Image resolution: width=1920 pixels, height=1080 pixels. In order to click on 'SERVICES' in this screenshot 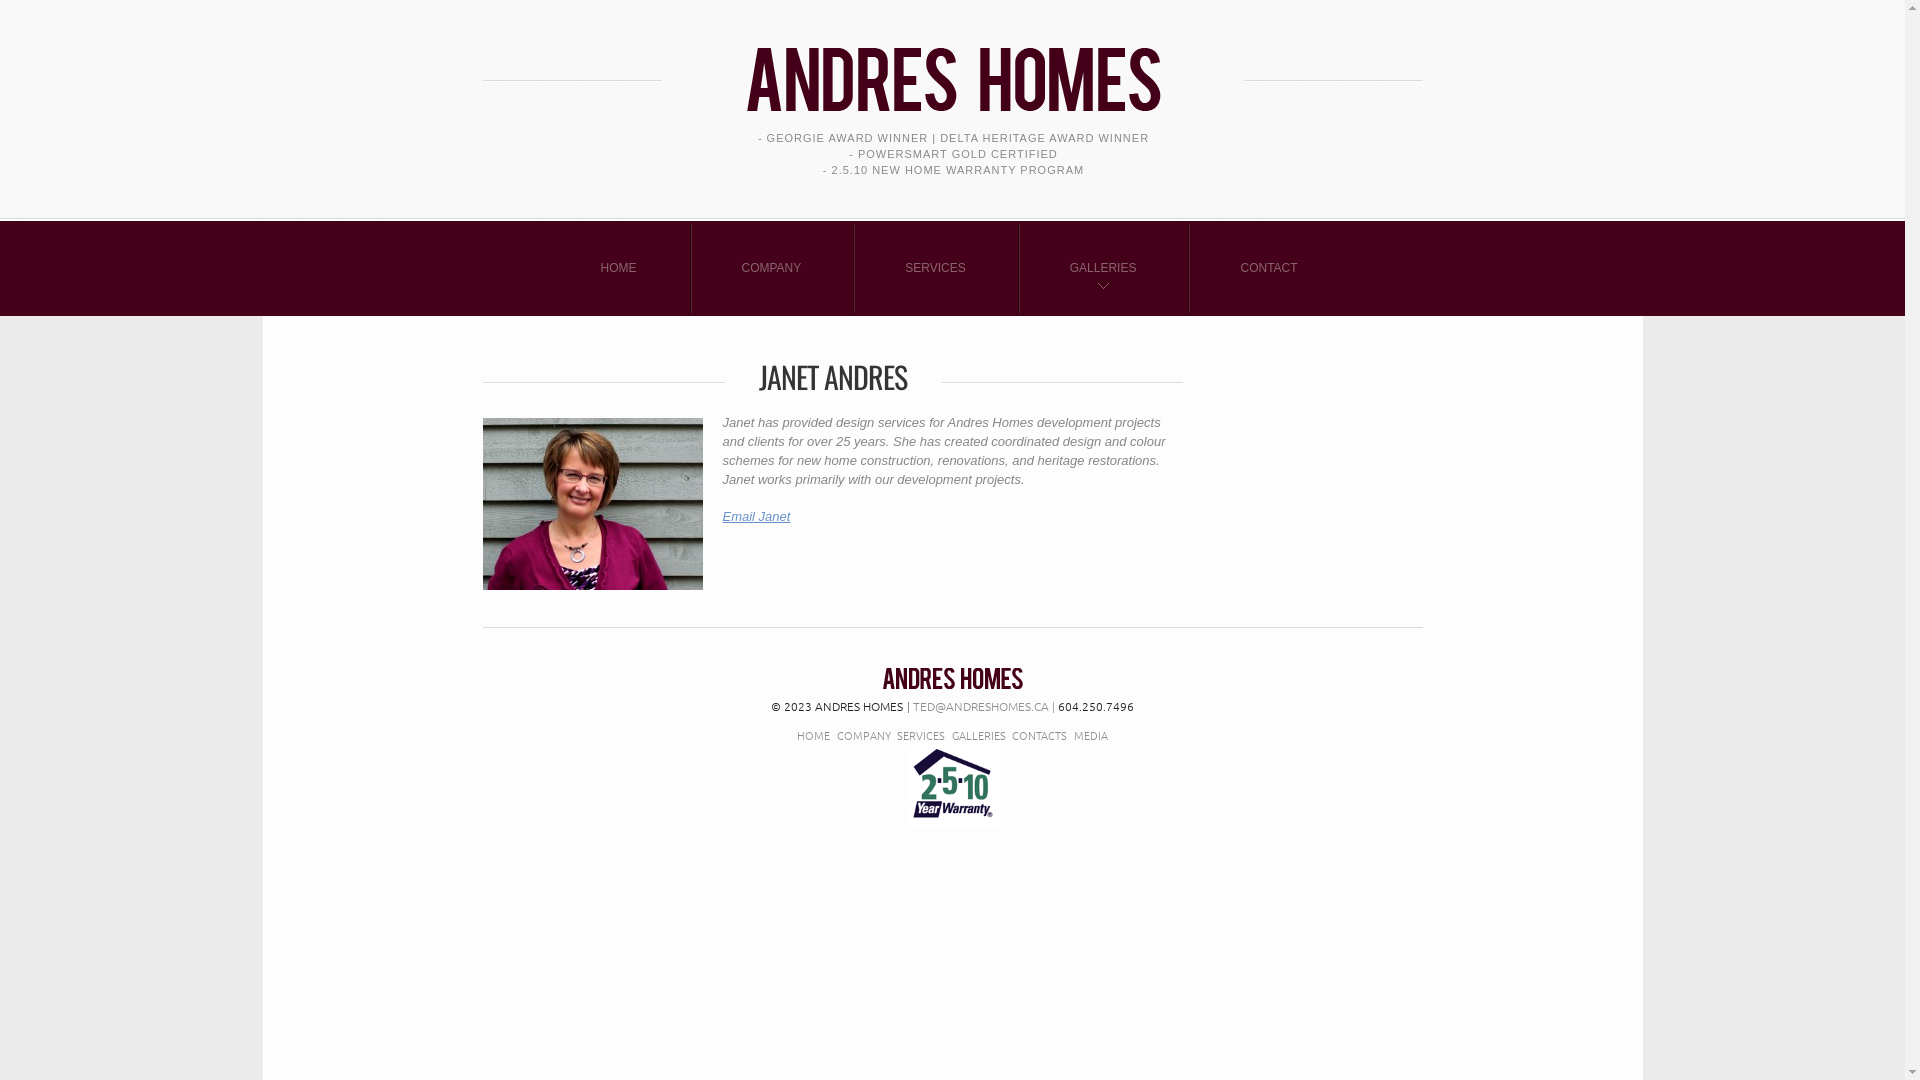, I will do `click(920, 735)`.